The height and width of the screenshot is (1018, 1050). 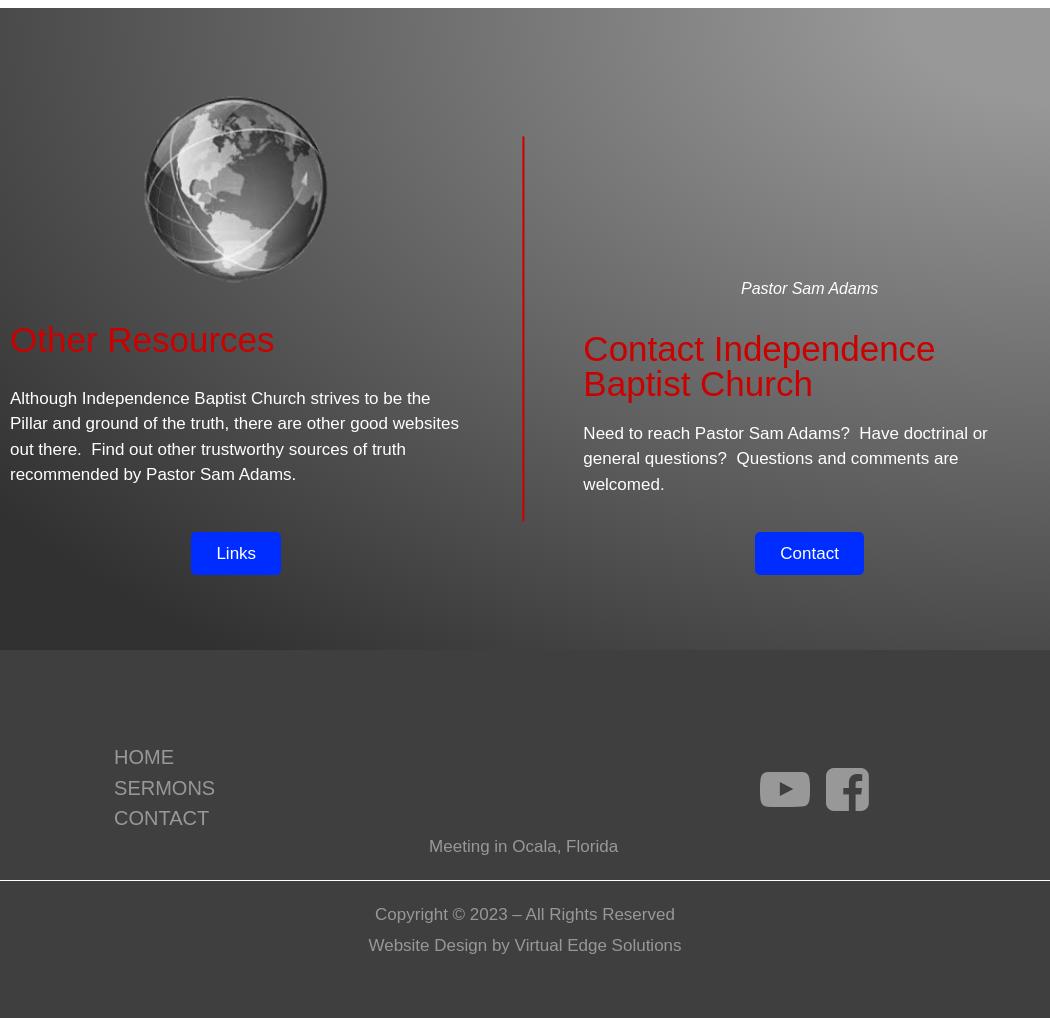 I want to click on 'Meeting in Ocala, Florida', so click(x=522, y=844).